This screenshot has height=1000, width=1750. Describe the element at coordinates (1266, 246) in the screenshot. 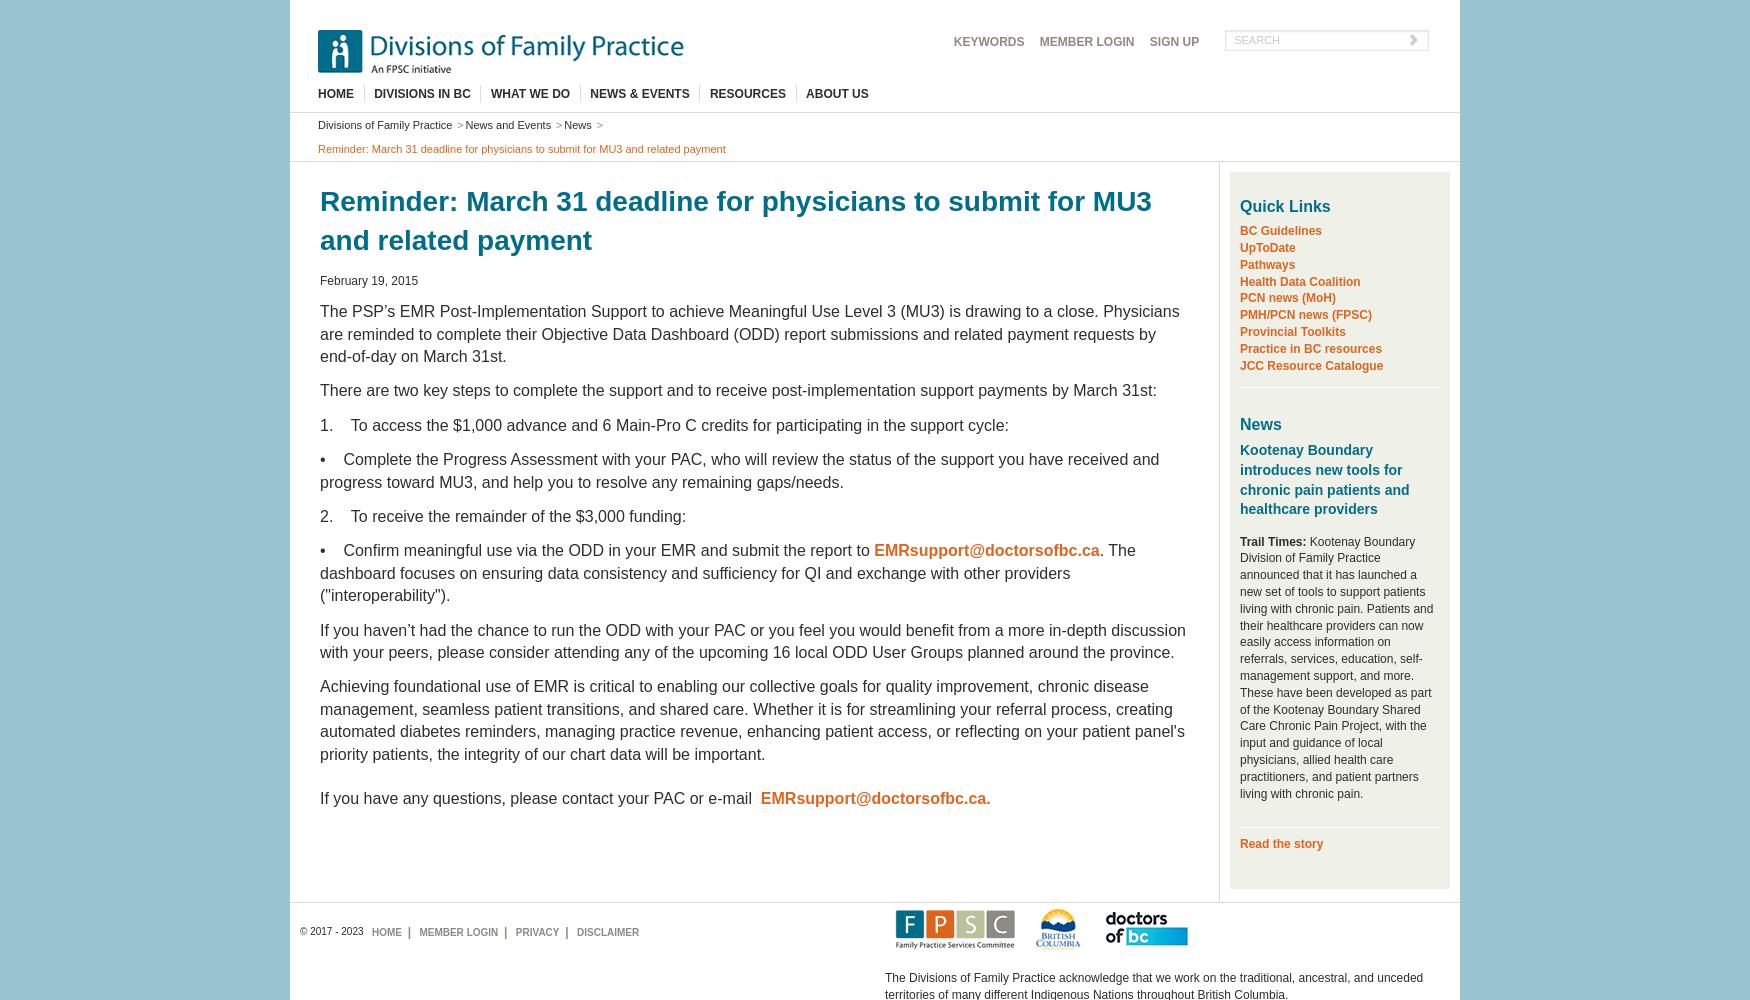

I see `'UpToDate'` at that location.